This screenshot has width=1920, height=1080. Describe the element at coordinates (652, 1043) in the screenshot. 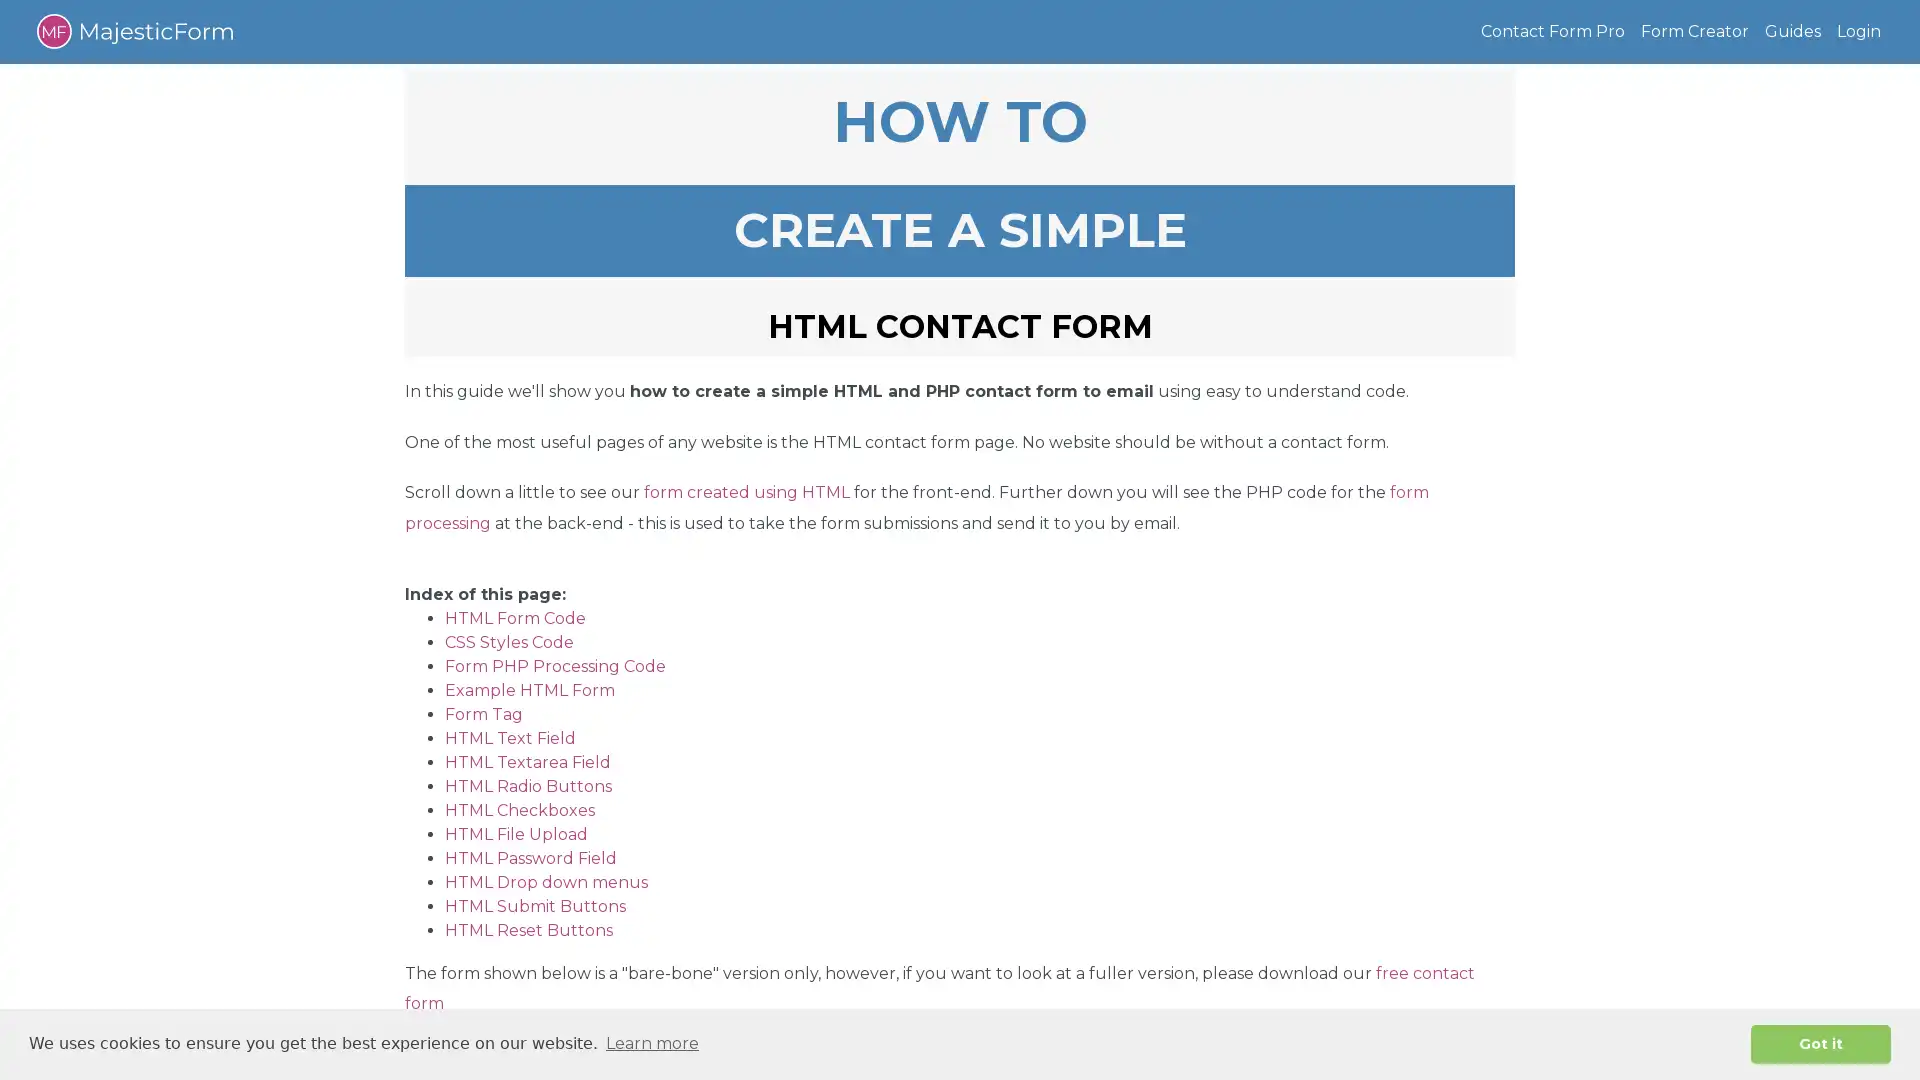

I see `learn more about cookies` at that location.